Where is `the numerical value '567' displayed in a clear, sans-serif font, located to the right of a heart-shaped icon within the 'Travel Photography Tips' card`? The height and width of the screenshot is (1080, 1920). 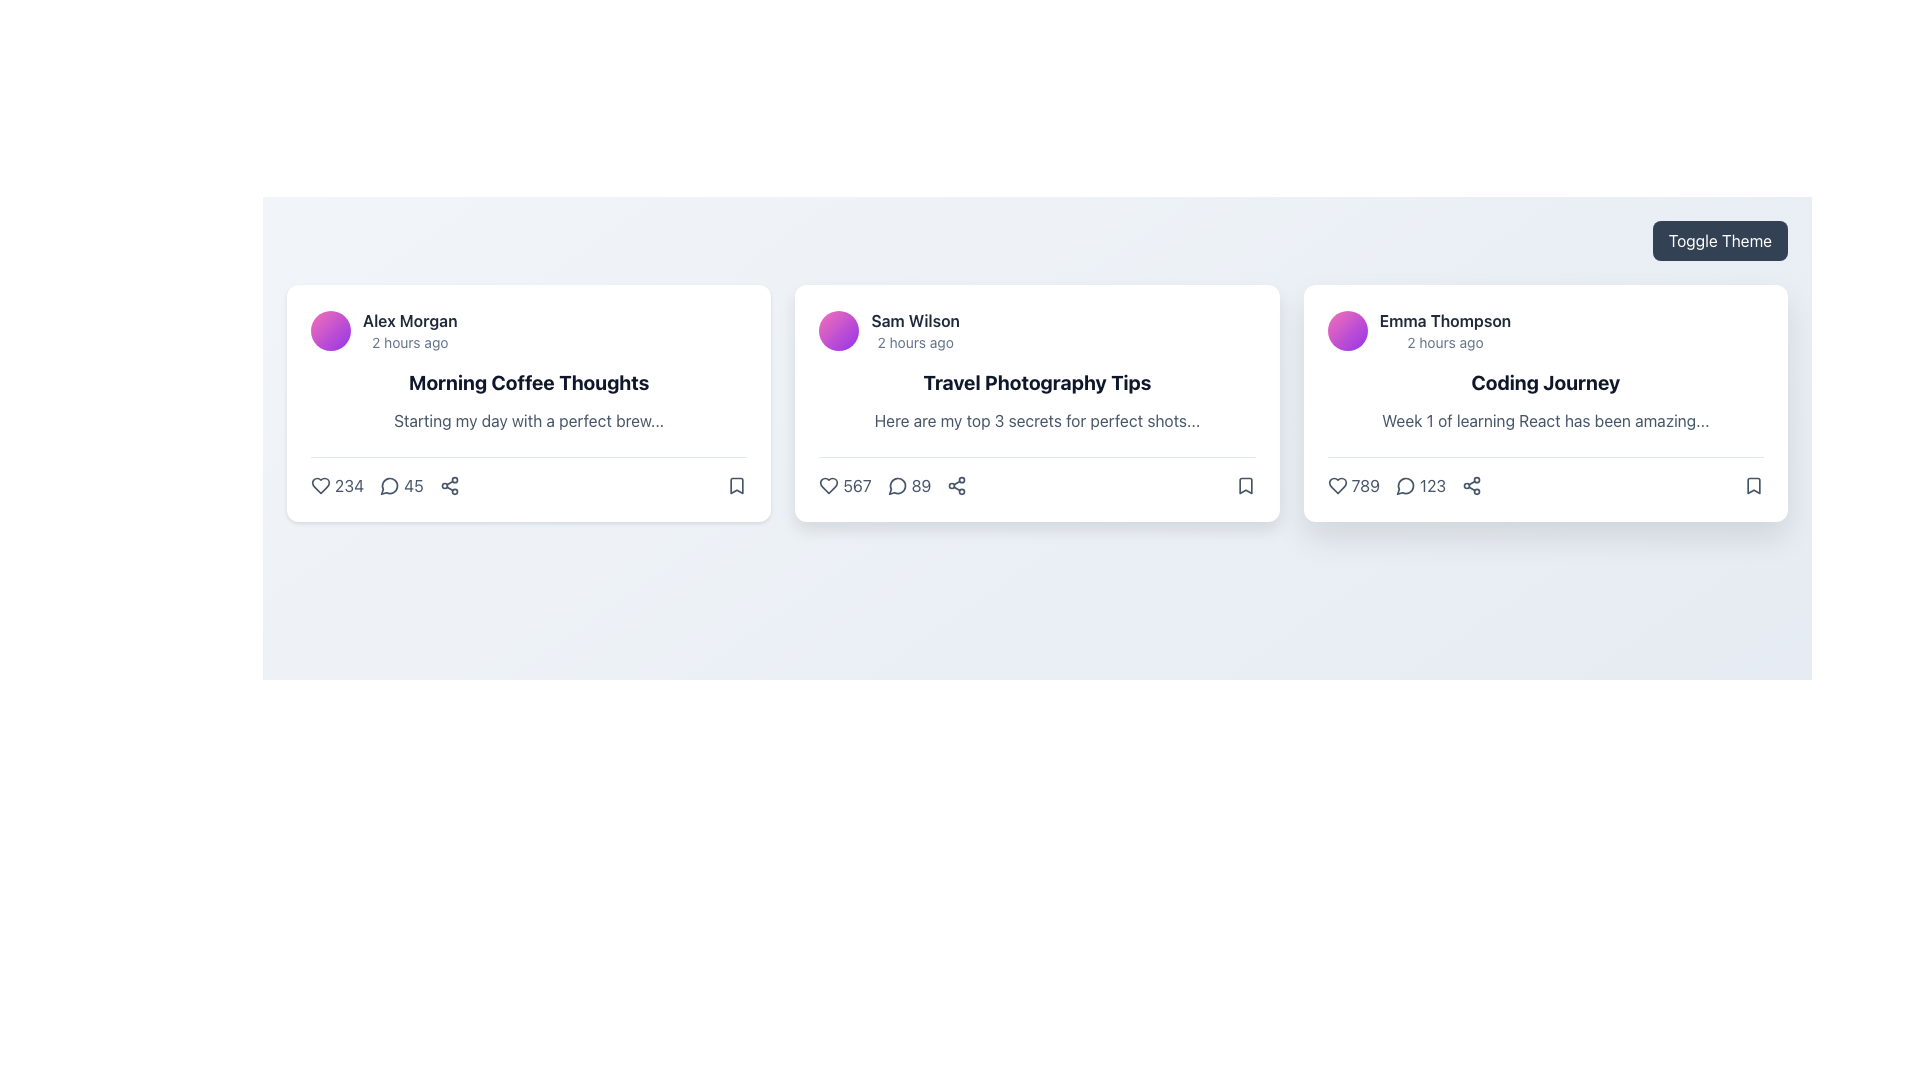
the numerical value '567' displayed in a clear, sans-serif font, located to the right of a heart-shaped icon within the 'Travel Photography Tips' card is located at coordinates (857, 486).